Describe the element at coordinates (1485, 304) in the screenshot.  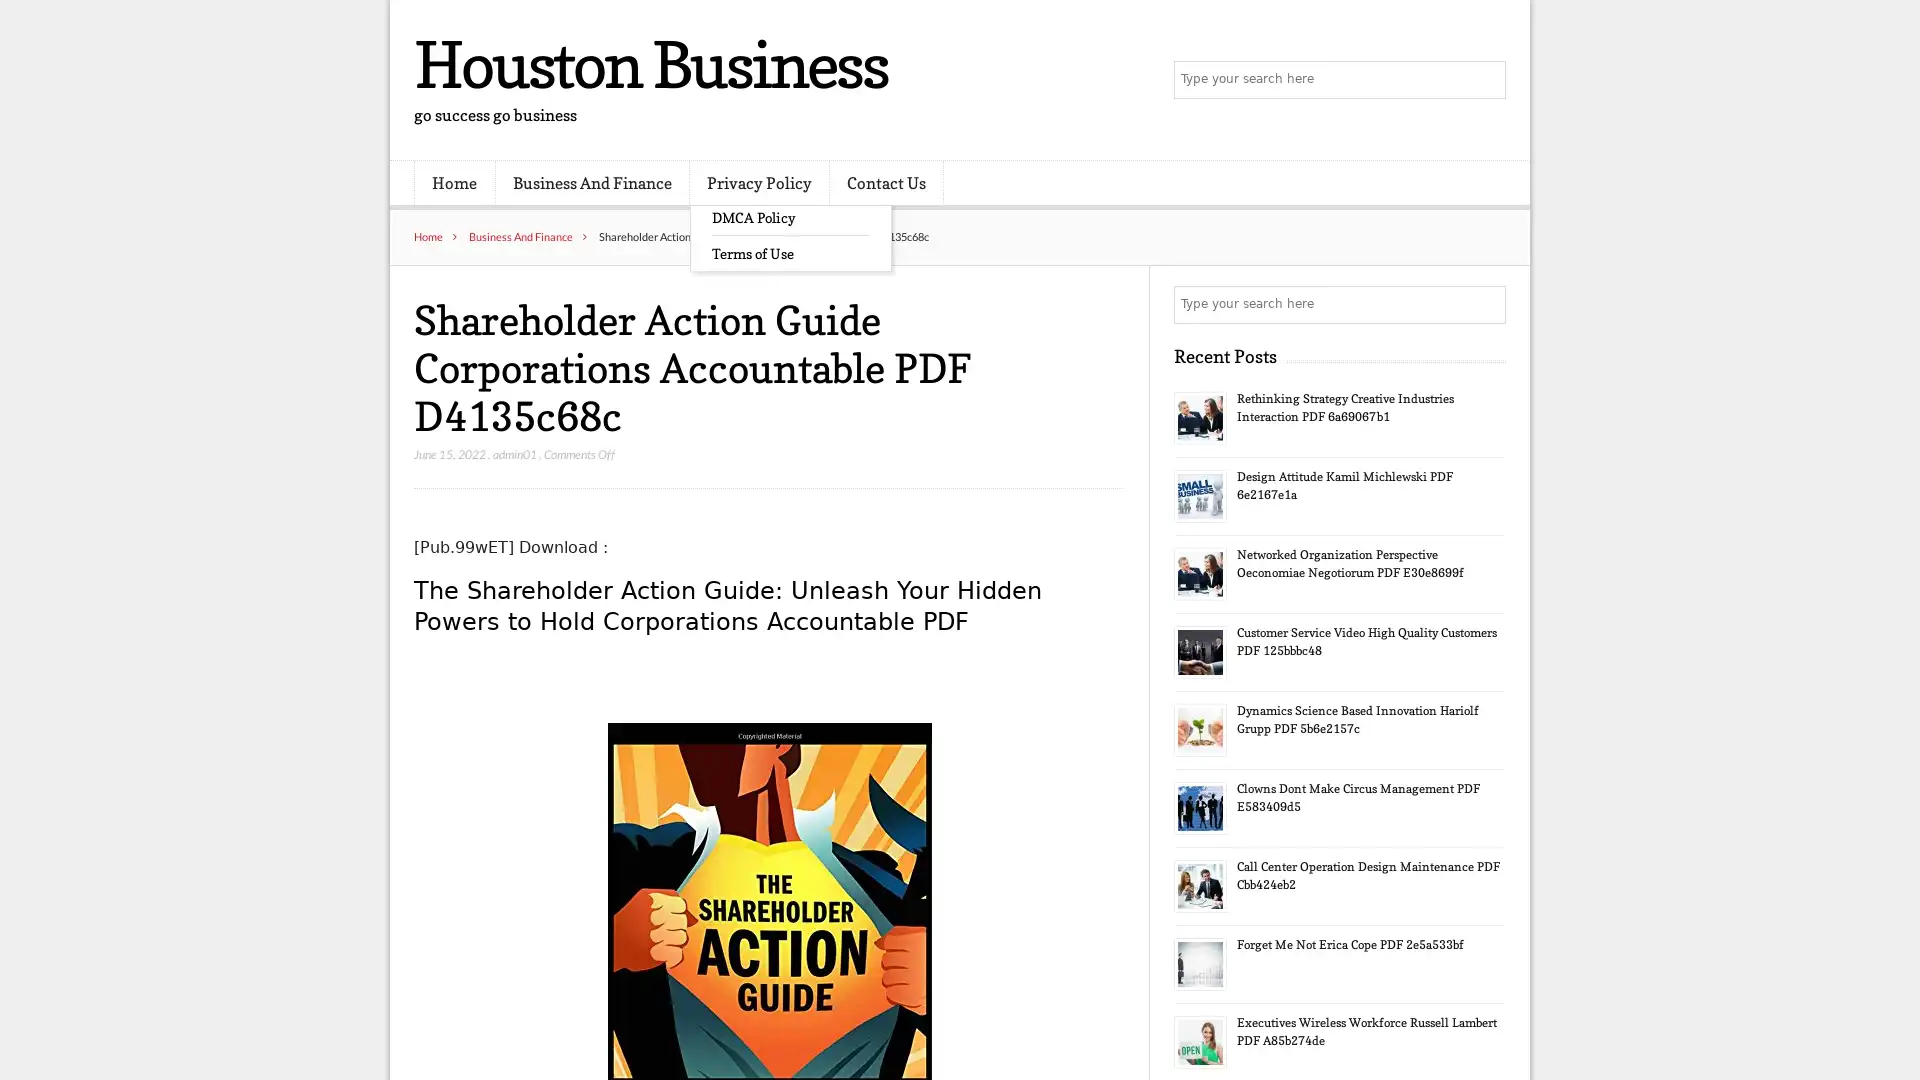
I see `Search` at that location.